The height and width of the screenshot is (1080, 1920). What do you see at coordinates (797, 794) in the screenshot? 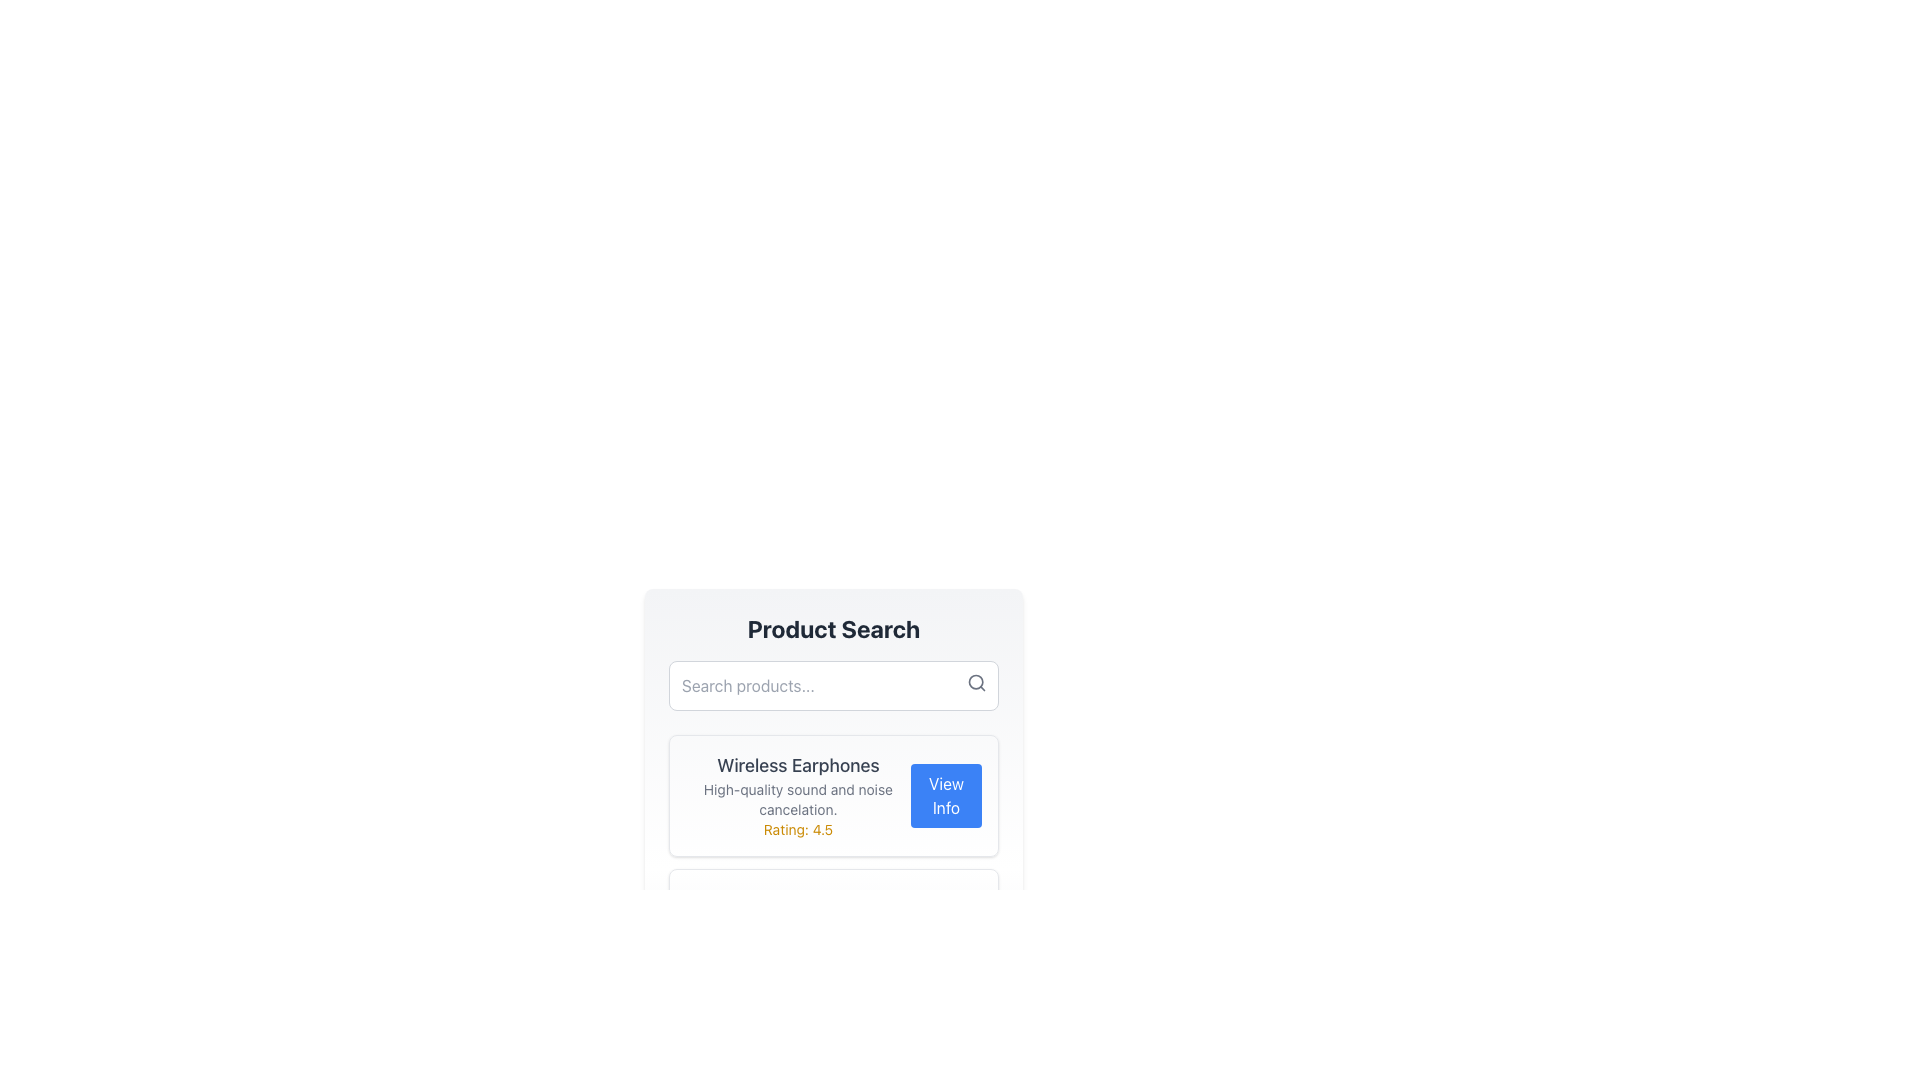
I see `the 'Wireless Earphones' text block` at bounding box center [797, 794].